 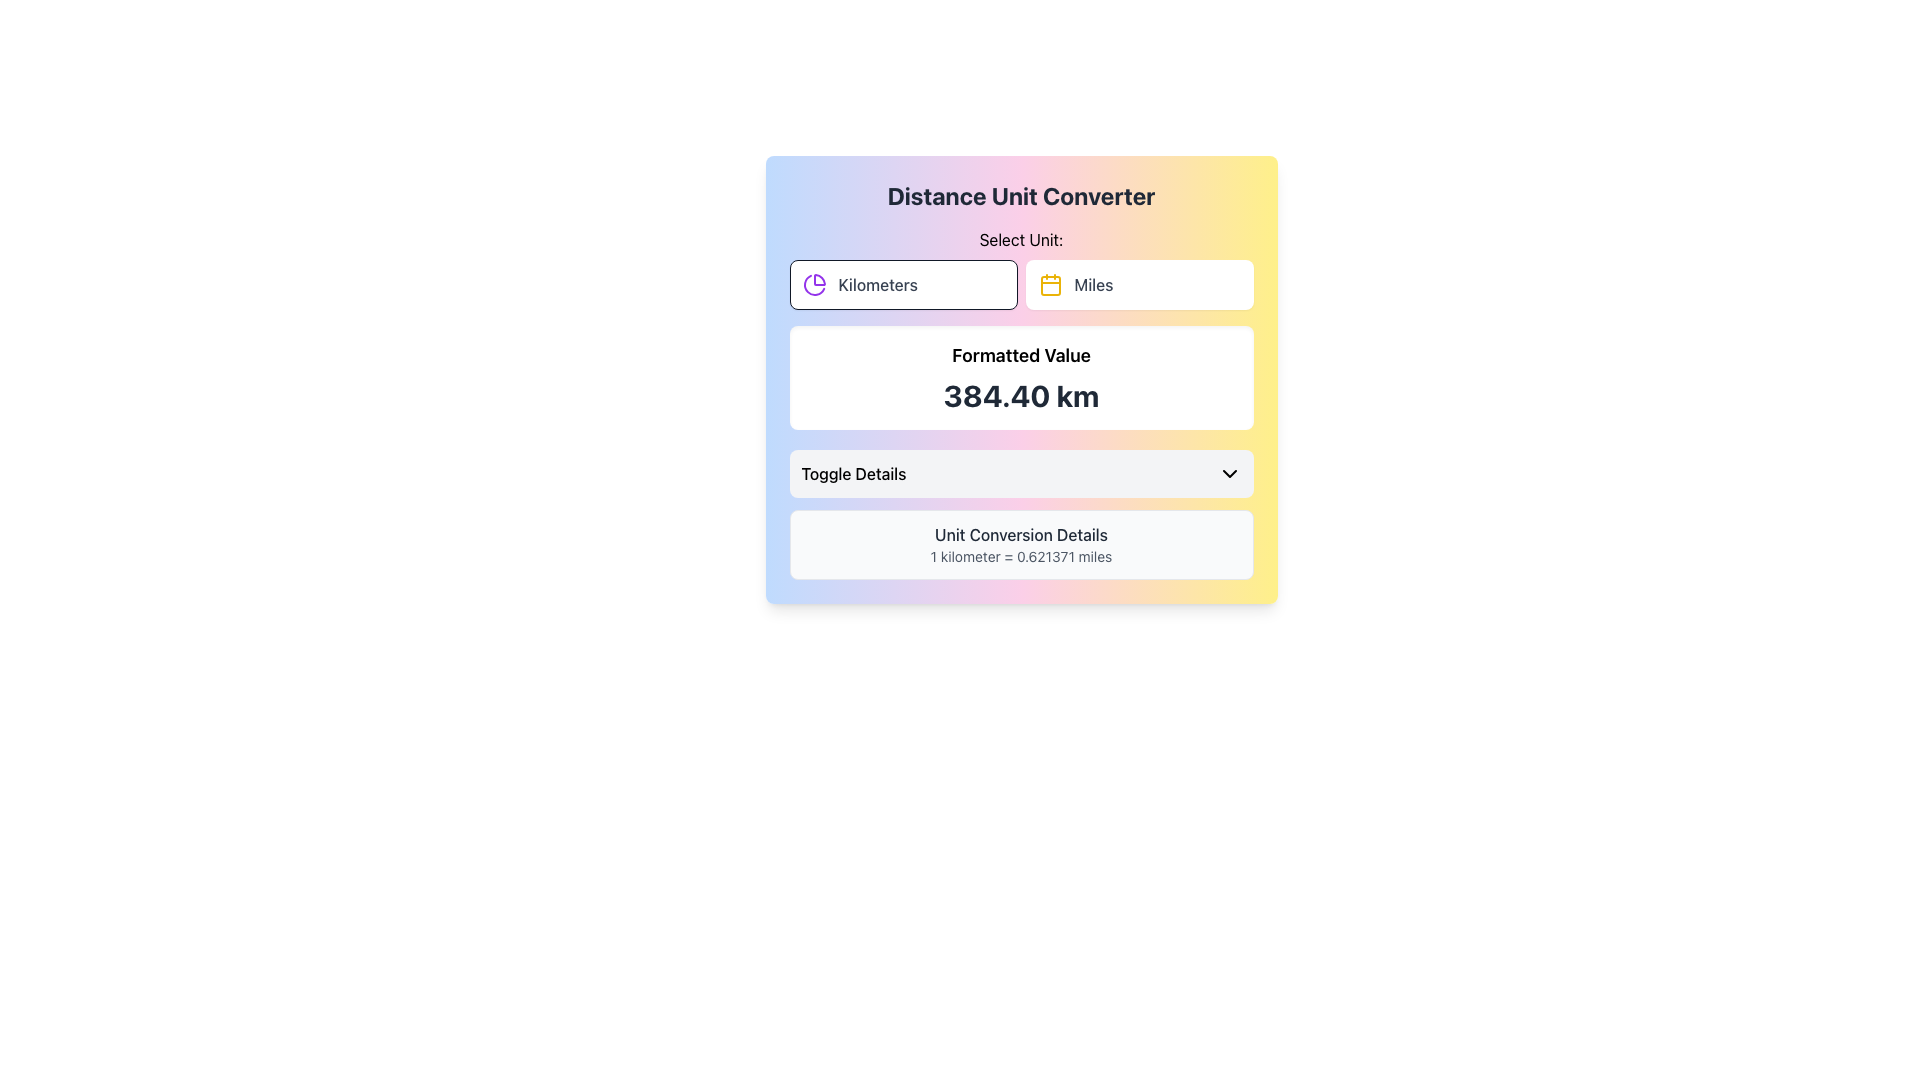 I want to click on the 'Miles' button, which is the second option in the 'Select Unit:' group in the 'Distance Unit Converter' tool, so click(x=1139, y=285).